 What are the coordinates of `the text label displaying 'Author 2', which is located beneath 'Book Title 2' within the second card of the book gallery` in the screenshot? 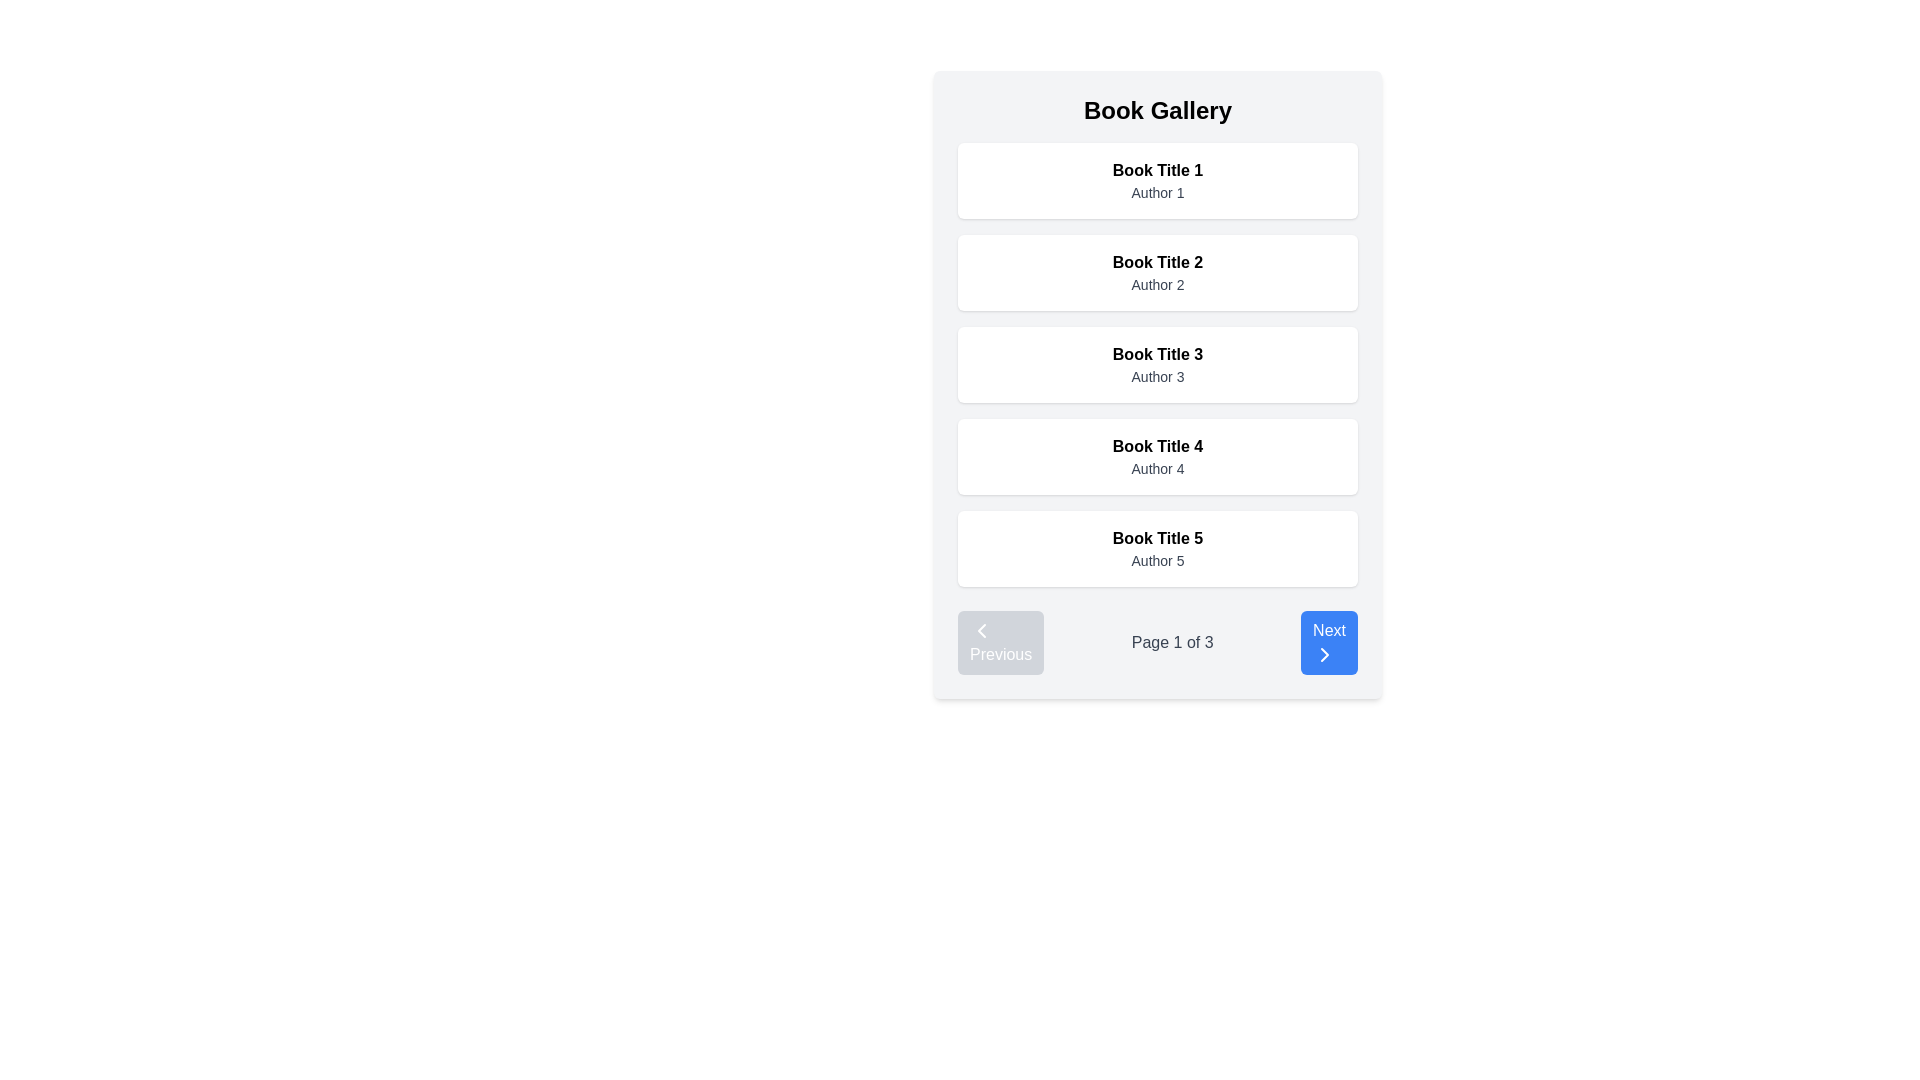 It's located at (1157, 285).